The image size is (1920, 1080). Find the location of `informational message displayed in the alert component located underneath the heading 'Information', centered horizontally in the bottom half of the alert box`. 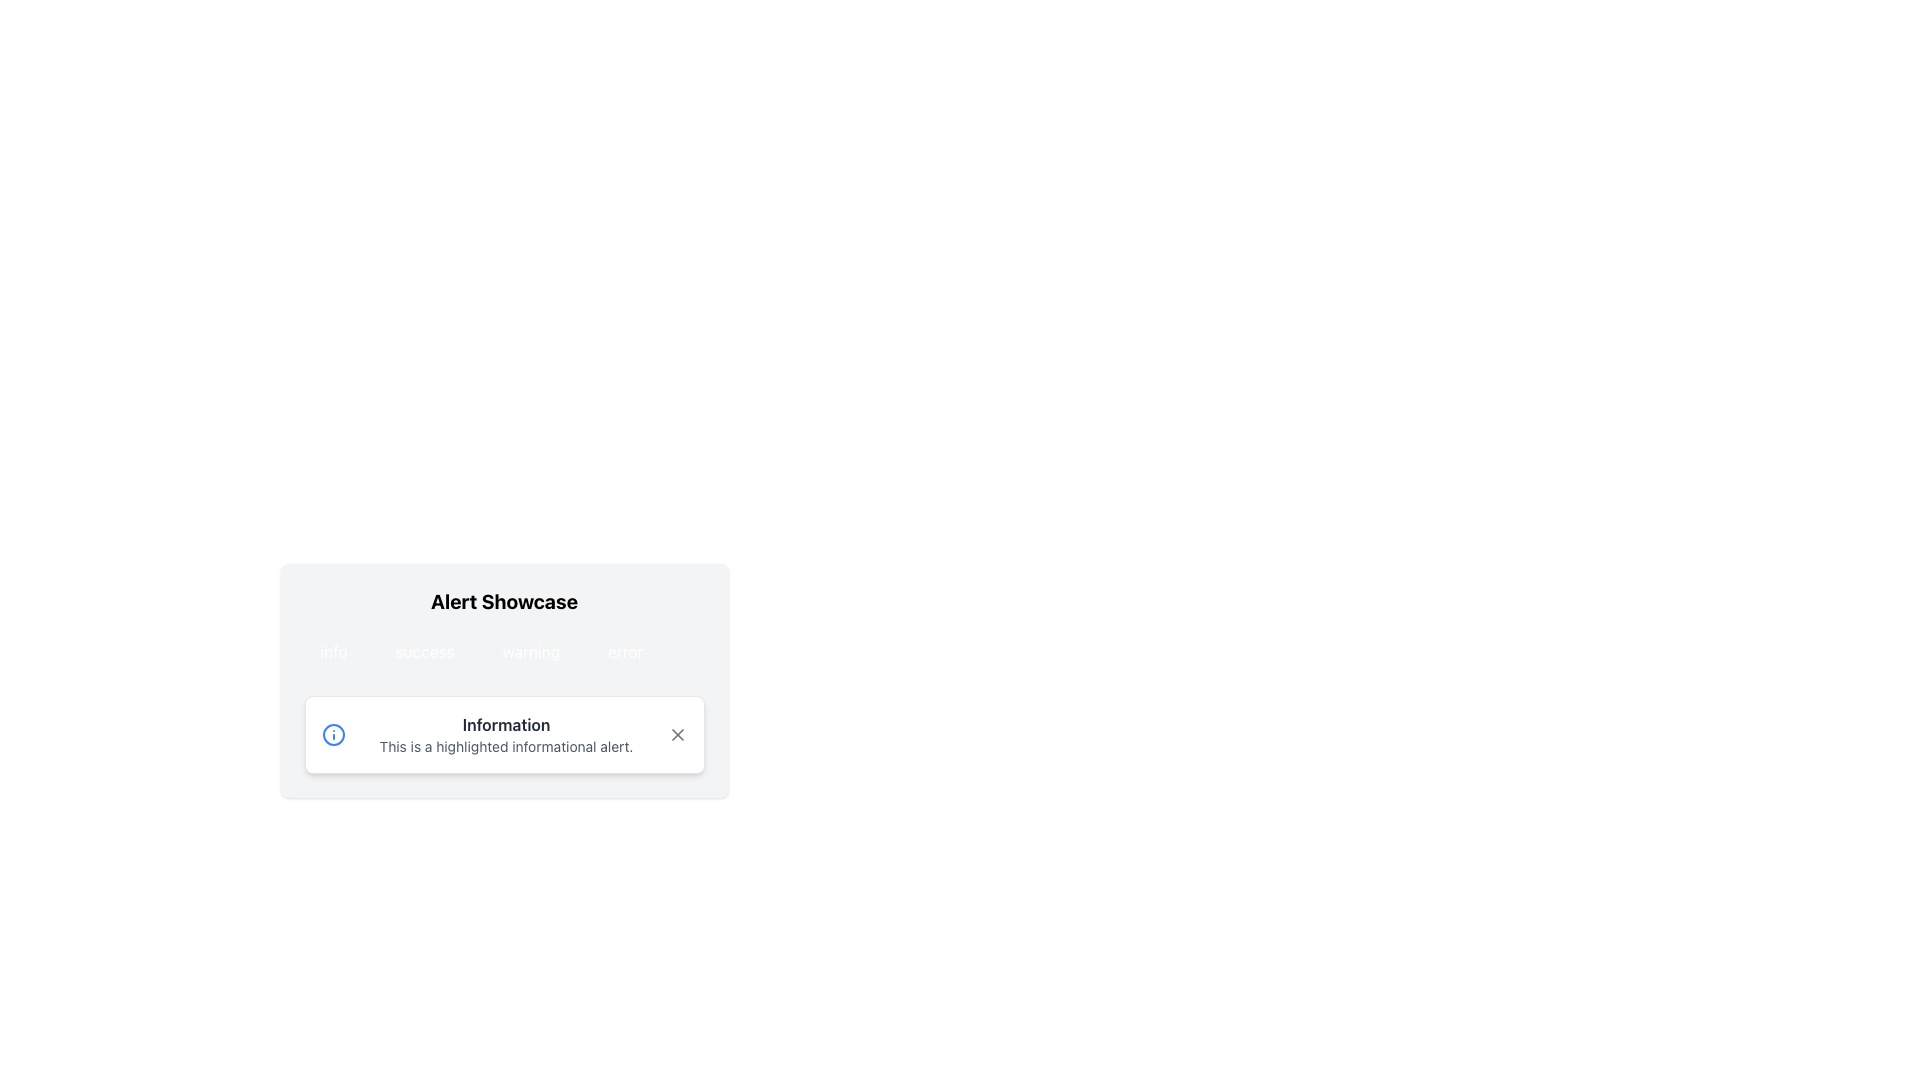

informational message displayed in the alert component located underneath the heading 'Information', centered horizontally in the bottom half of the alert box is located at coordinates (506, 747).